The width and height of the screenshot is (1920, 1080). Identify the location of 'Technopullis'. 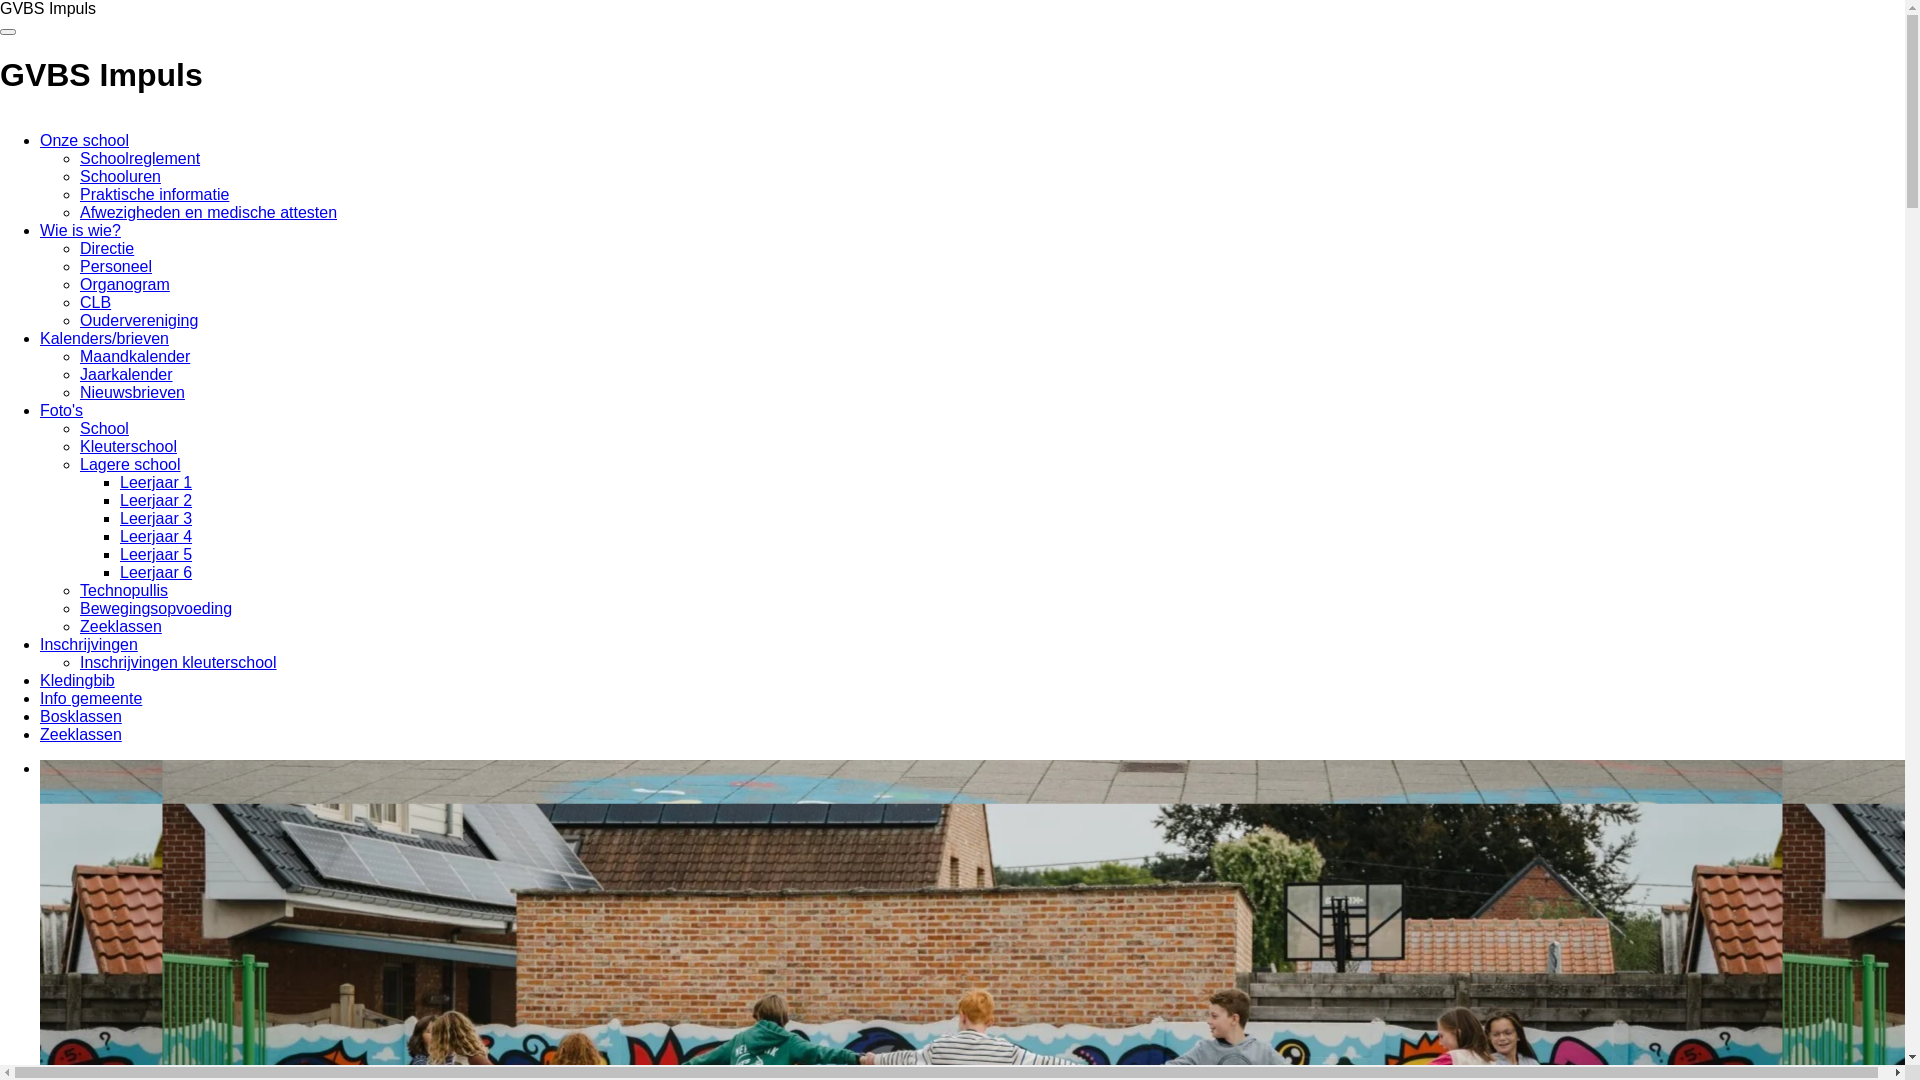
(123, 589).